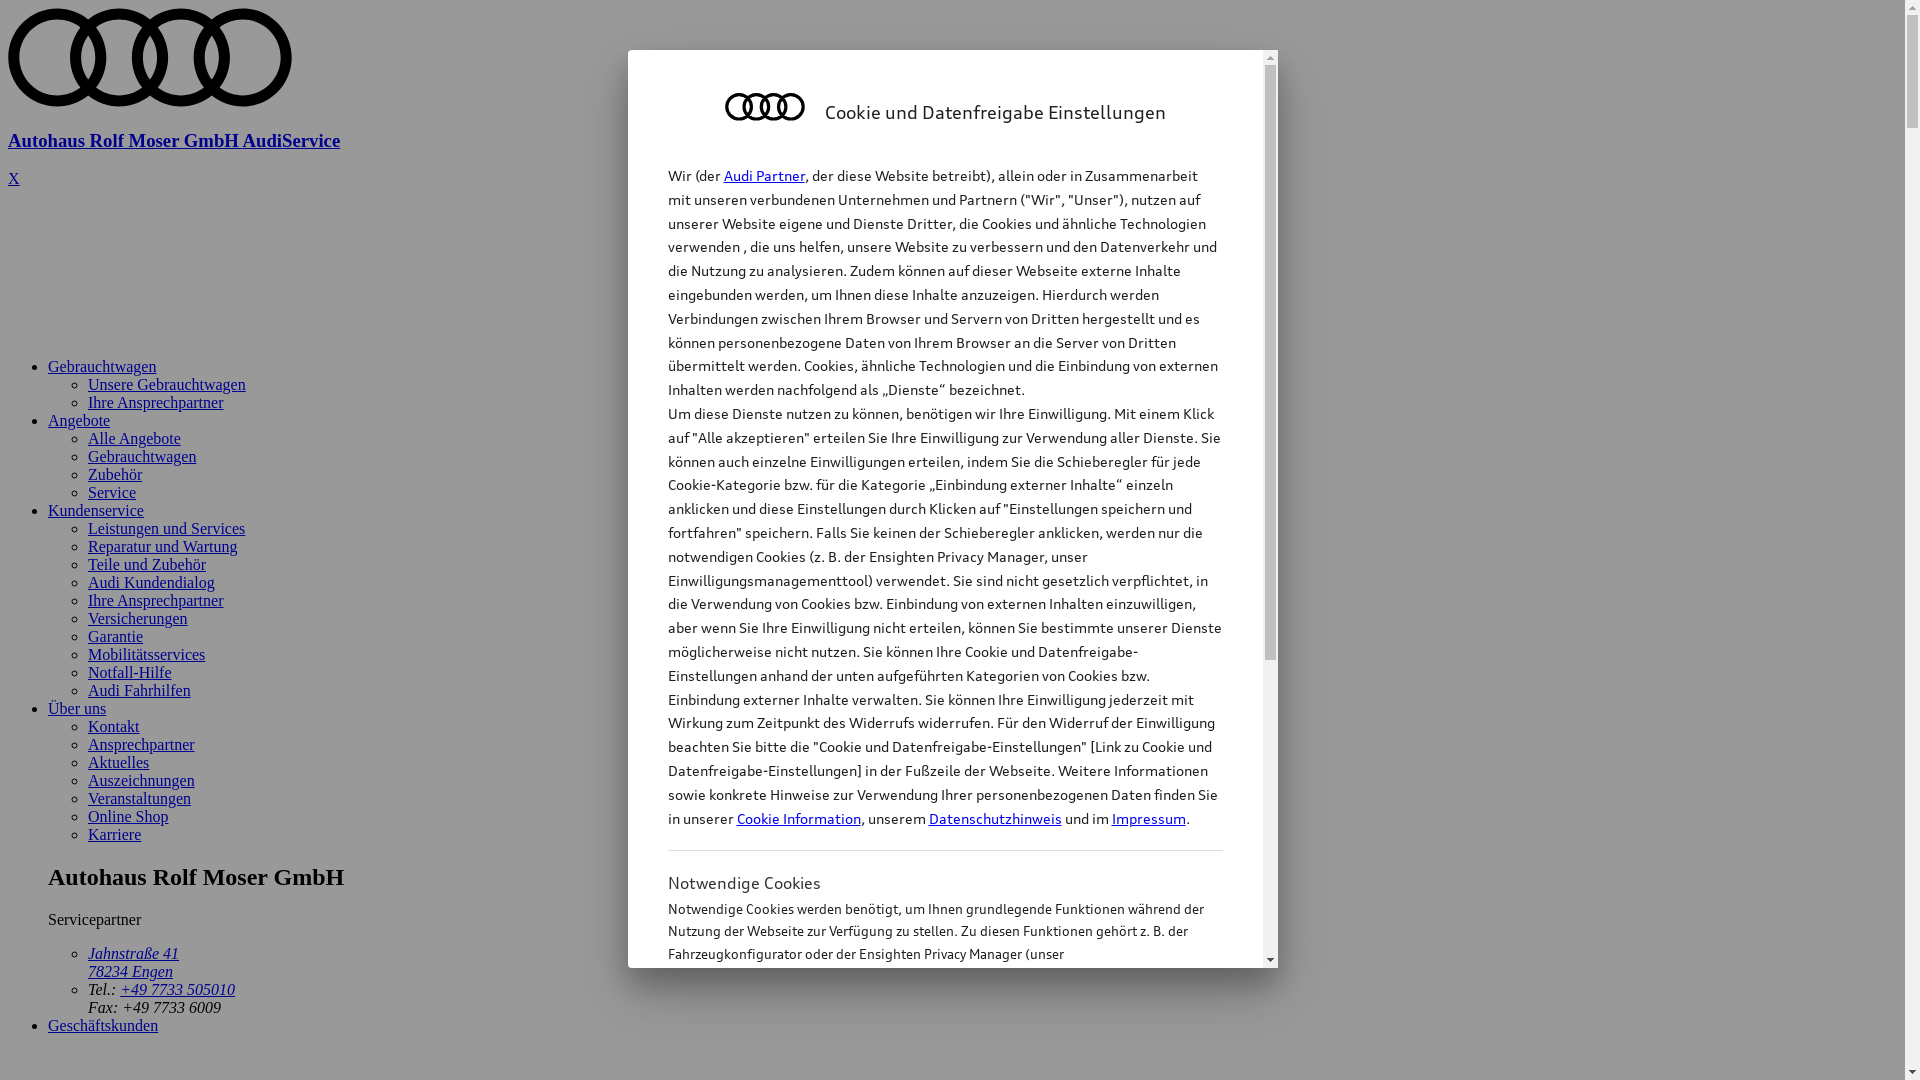  I want to click on '+49 7733 505010', so click(177, 988).